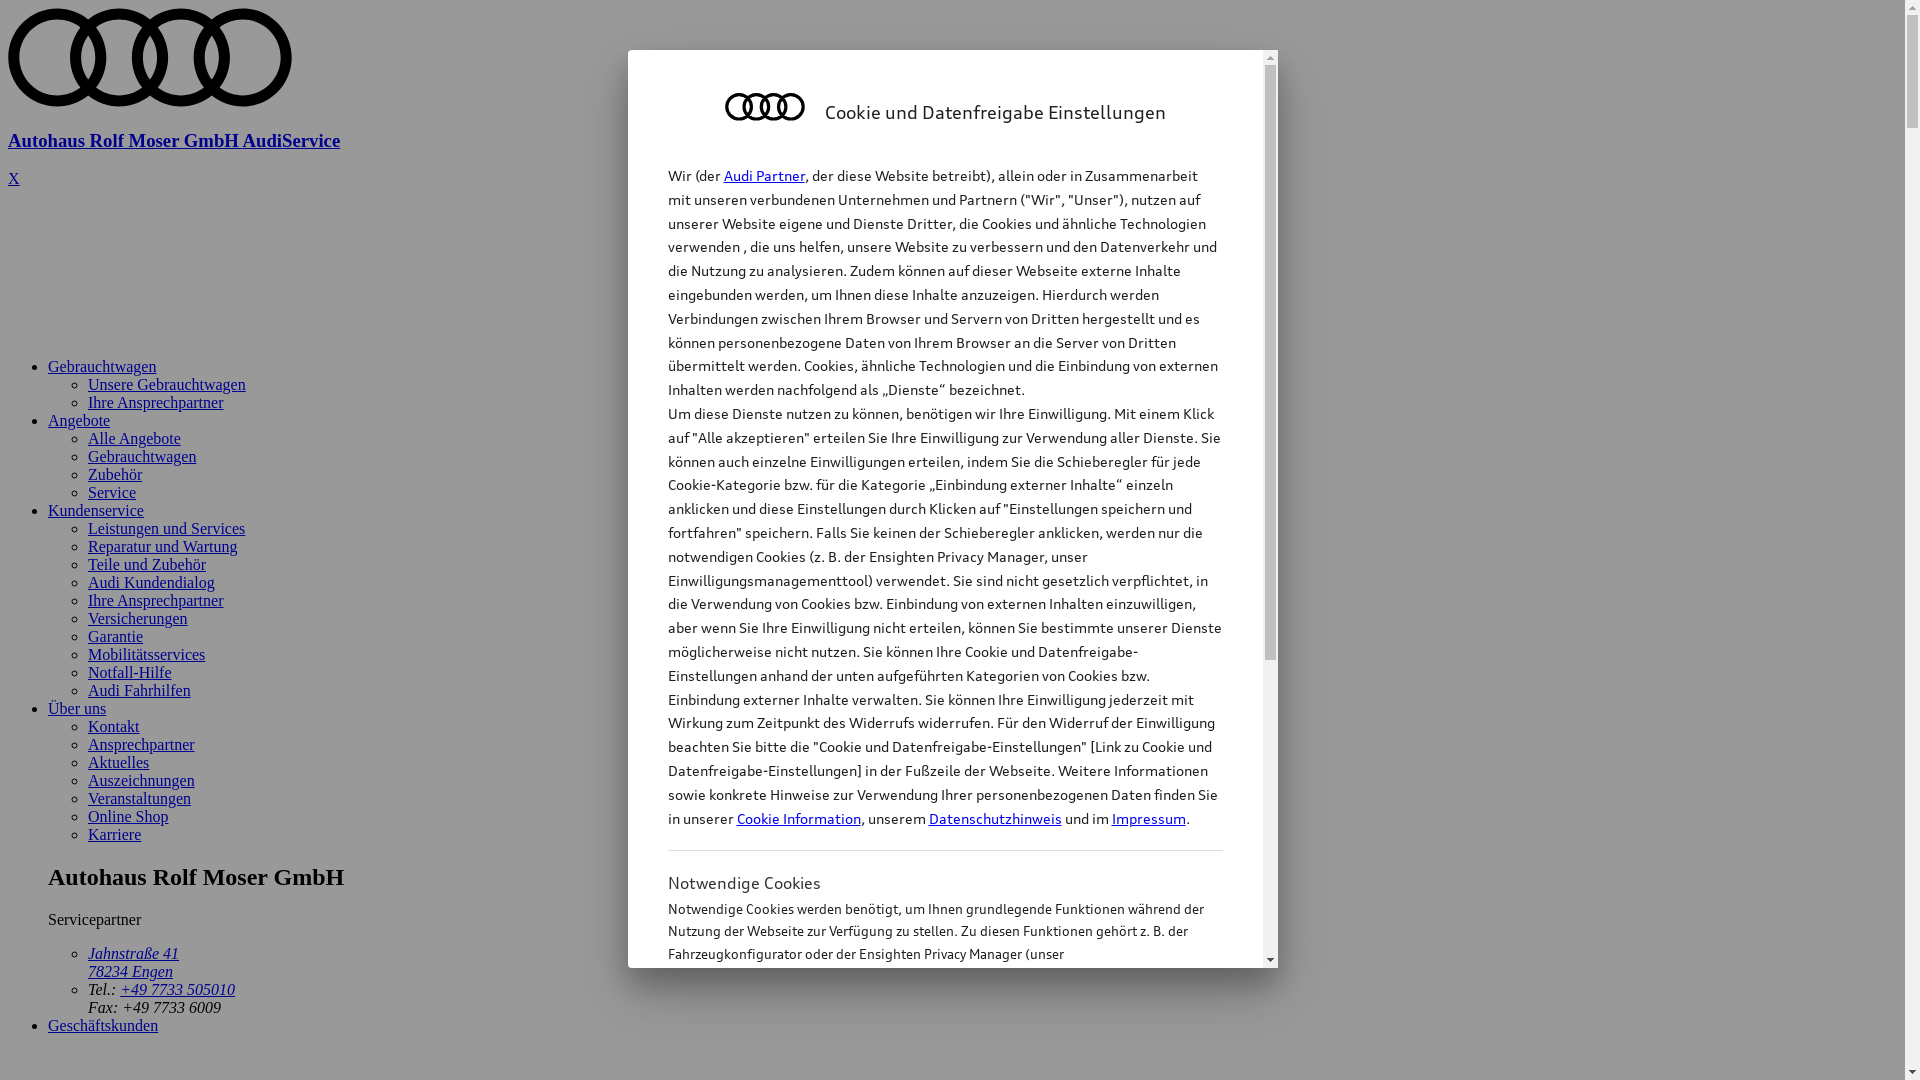  I want to click on '+49 7733 505010', so click(177, 988).